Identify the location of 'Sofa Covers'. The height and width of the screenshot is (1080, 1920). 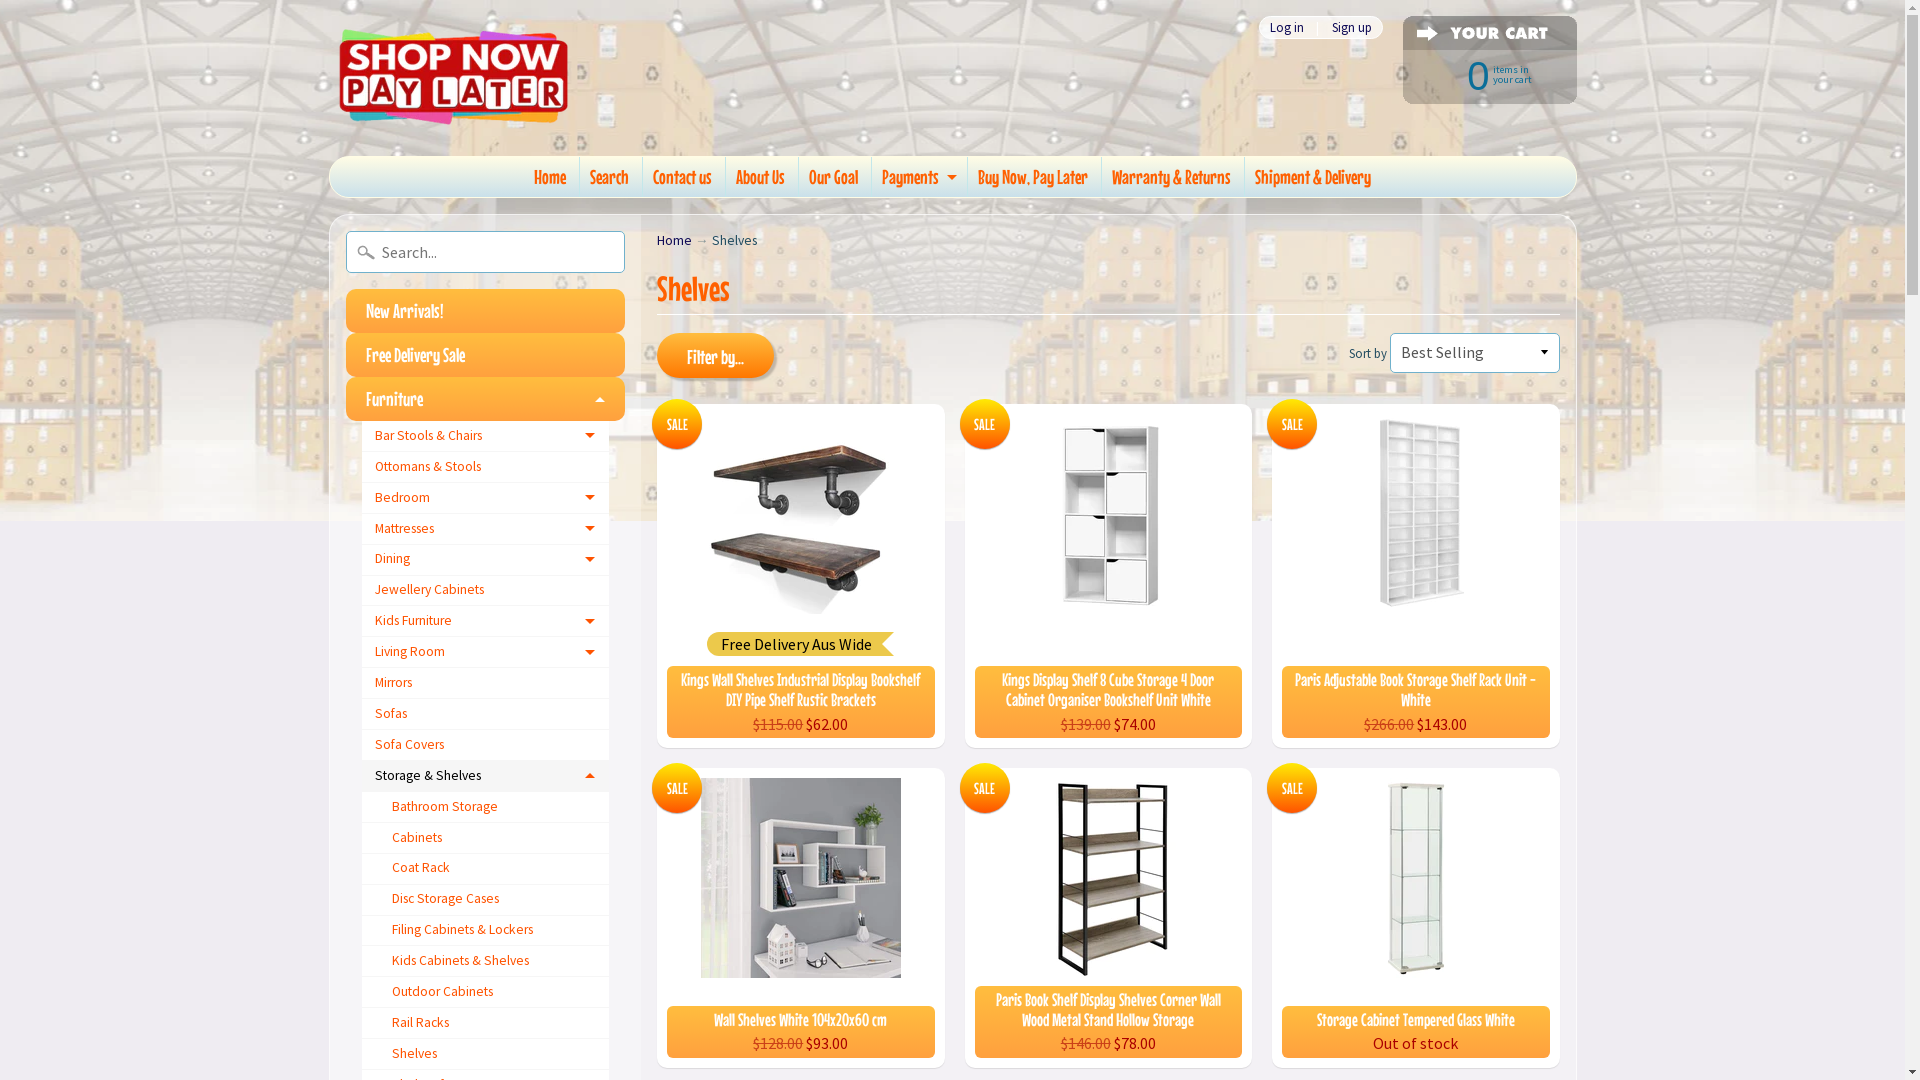
(485, 745).